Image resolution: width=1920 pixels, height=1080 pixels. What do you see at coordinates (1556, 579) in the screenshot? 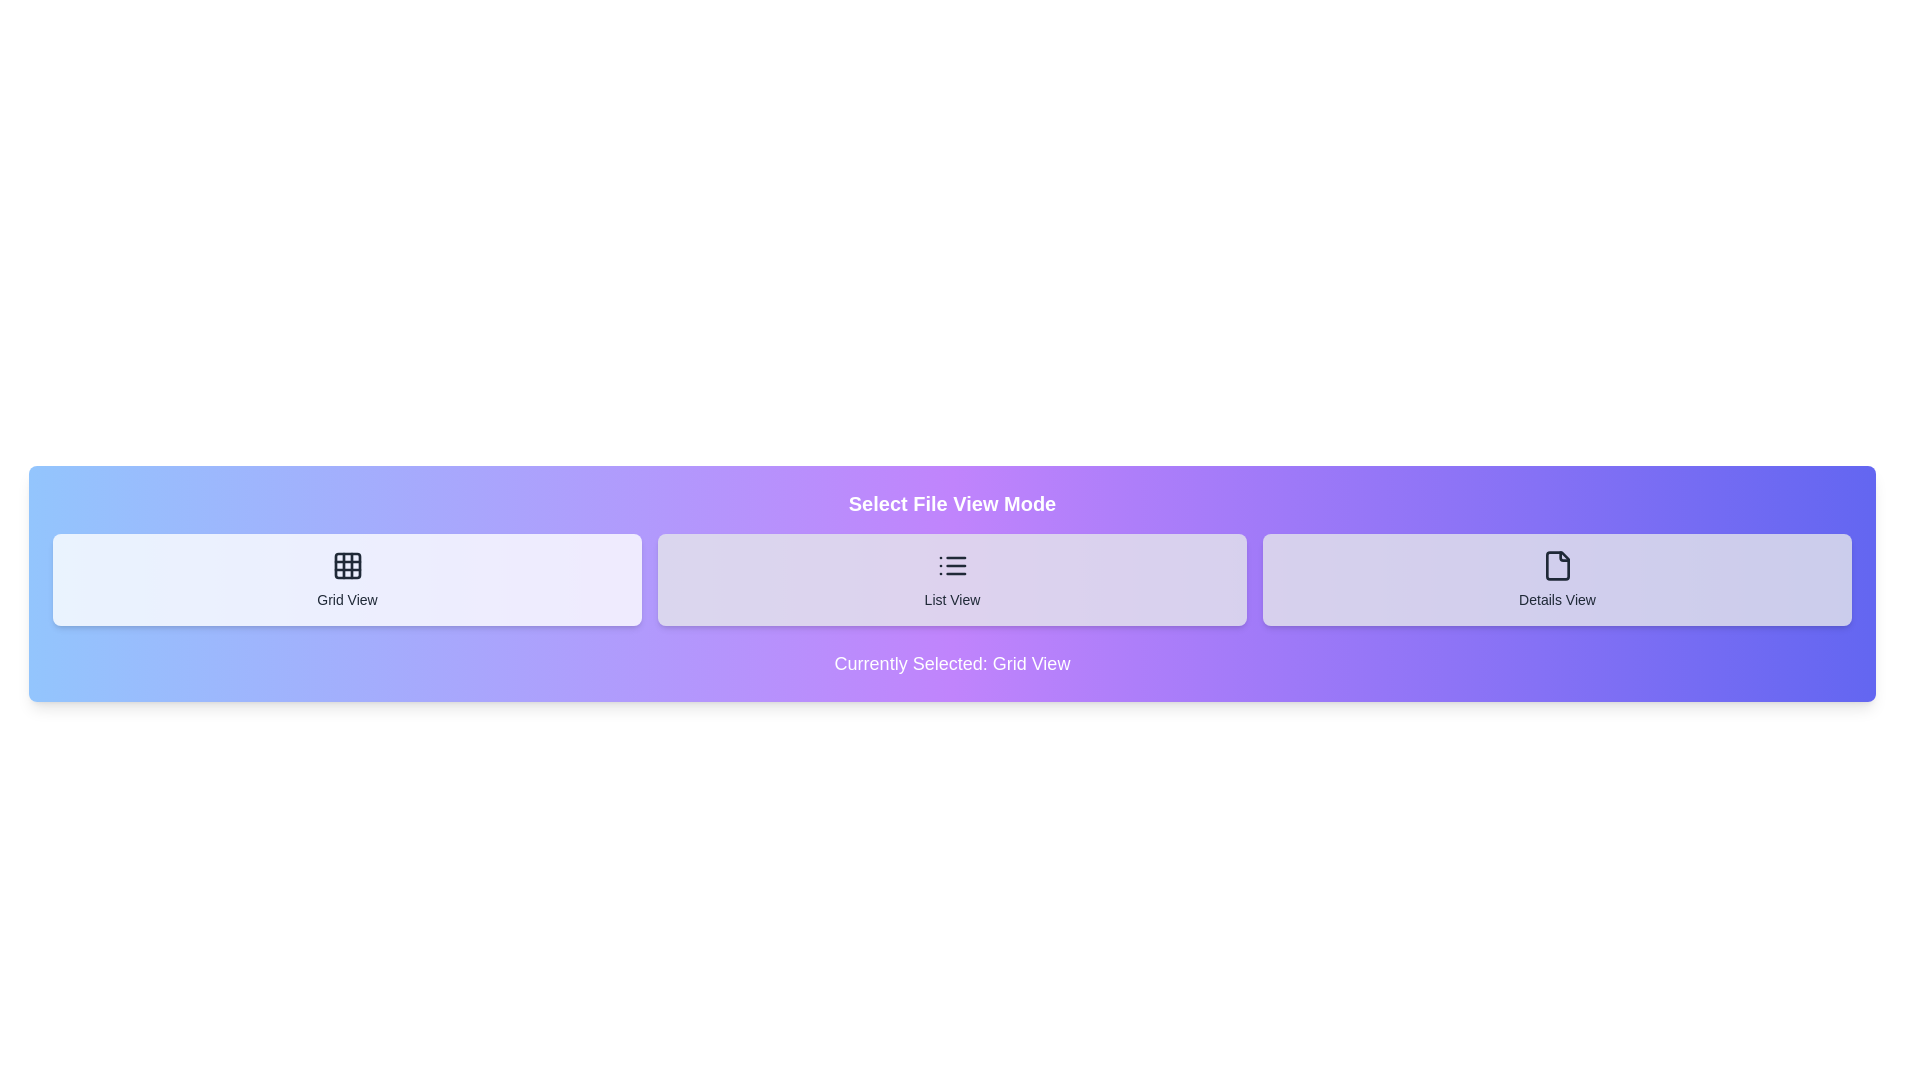
I see `the button corresponding to the desired file view mode: Details View` at bounding box center [1556, 579].